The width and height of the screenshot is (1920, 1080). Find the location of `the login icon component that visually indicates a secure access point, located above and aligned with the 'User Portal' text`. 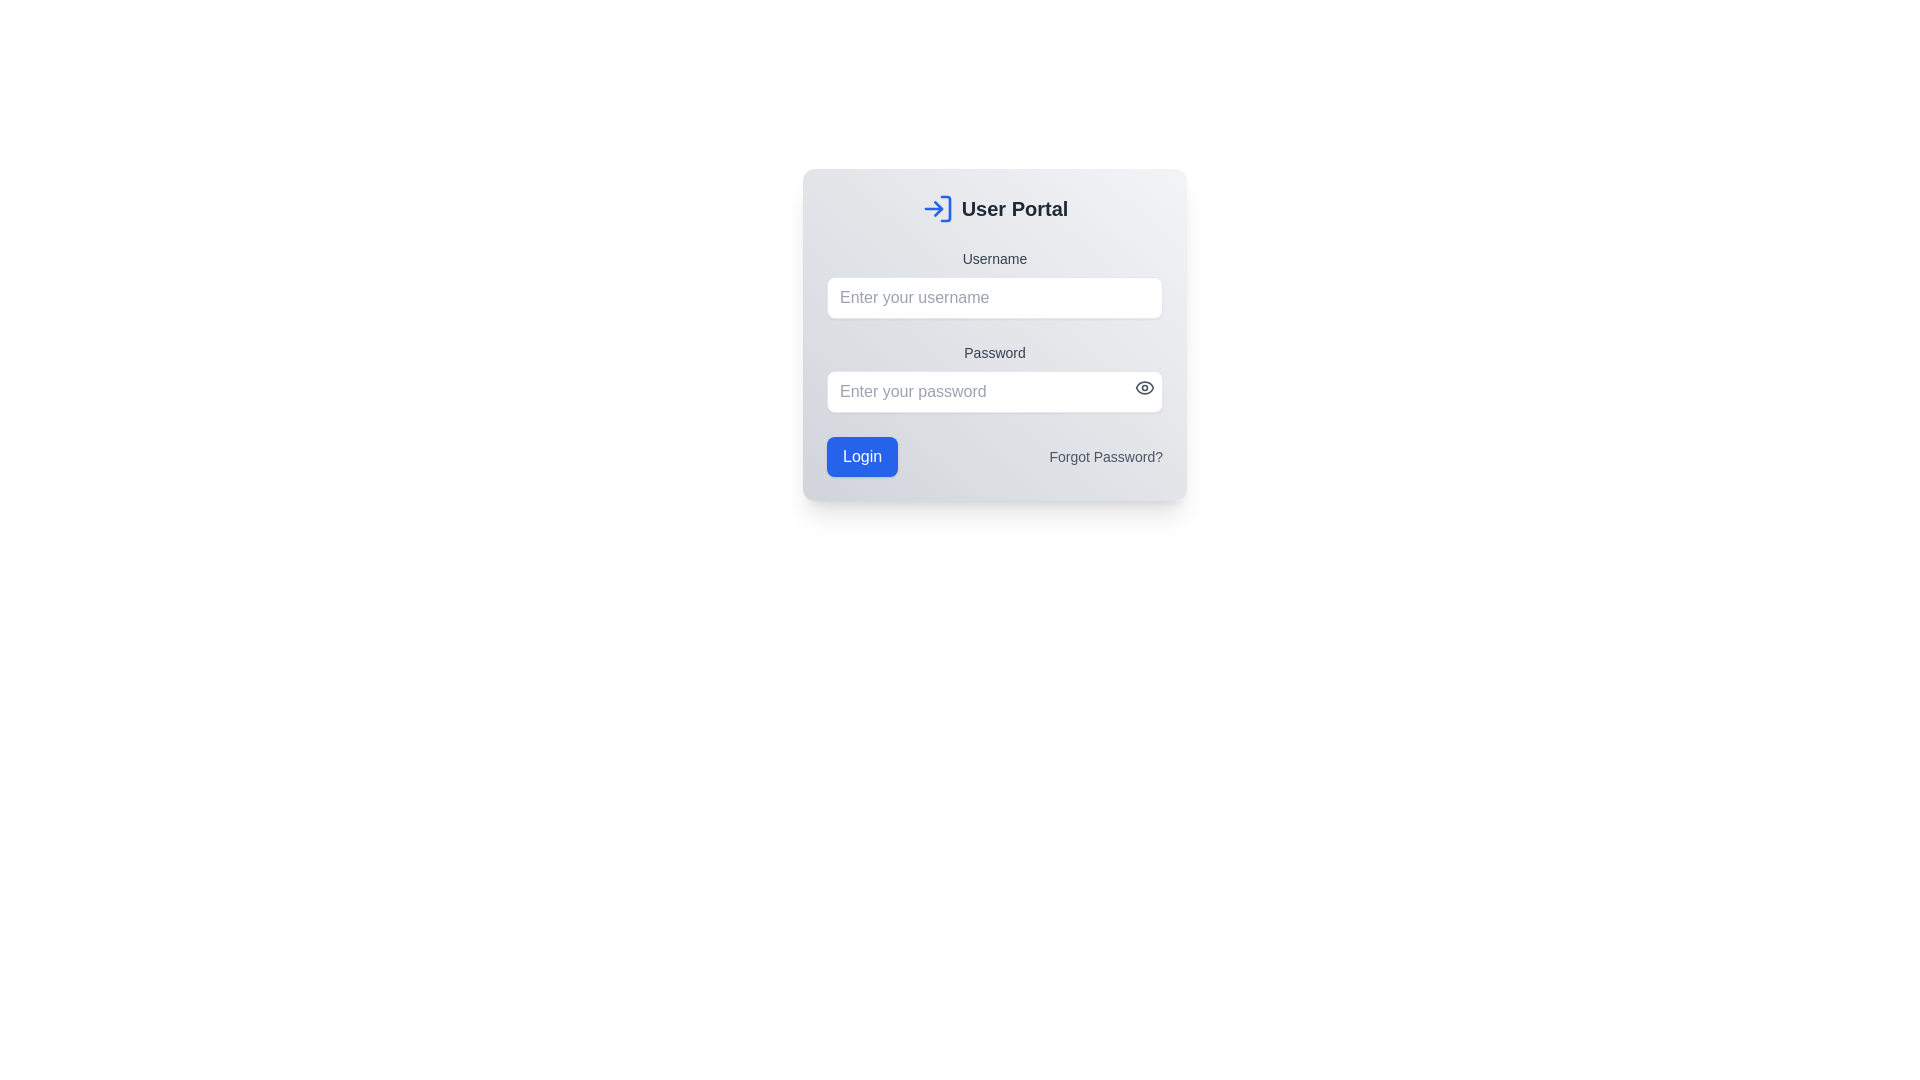

the login icon component that visually indicates a secure access point, located above and aligned with the 'User Portal' text is located at coordinates (944, 208).